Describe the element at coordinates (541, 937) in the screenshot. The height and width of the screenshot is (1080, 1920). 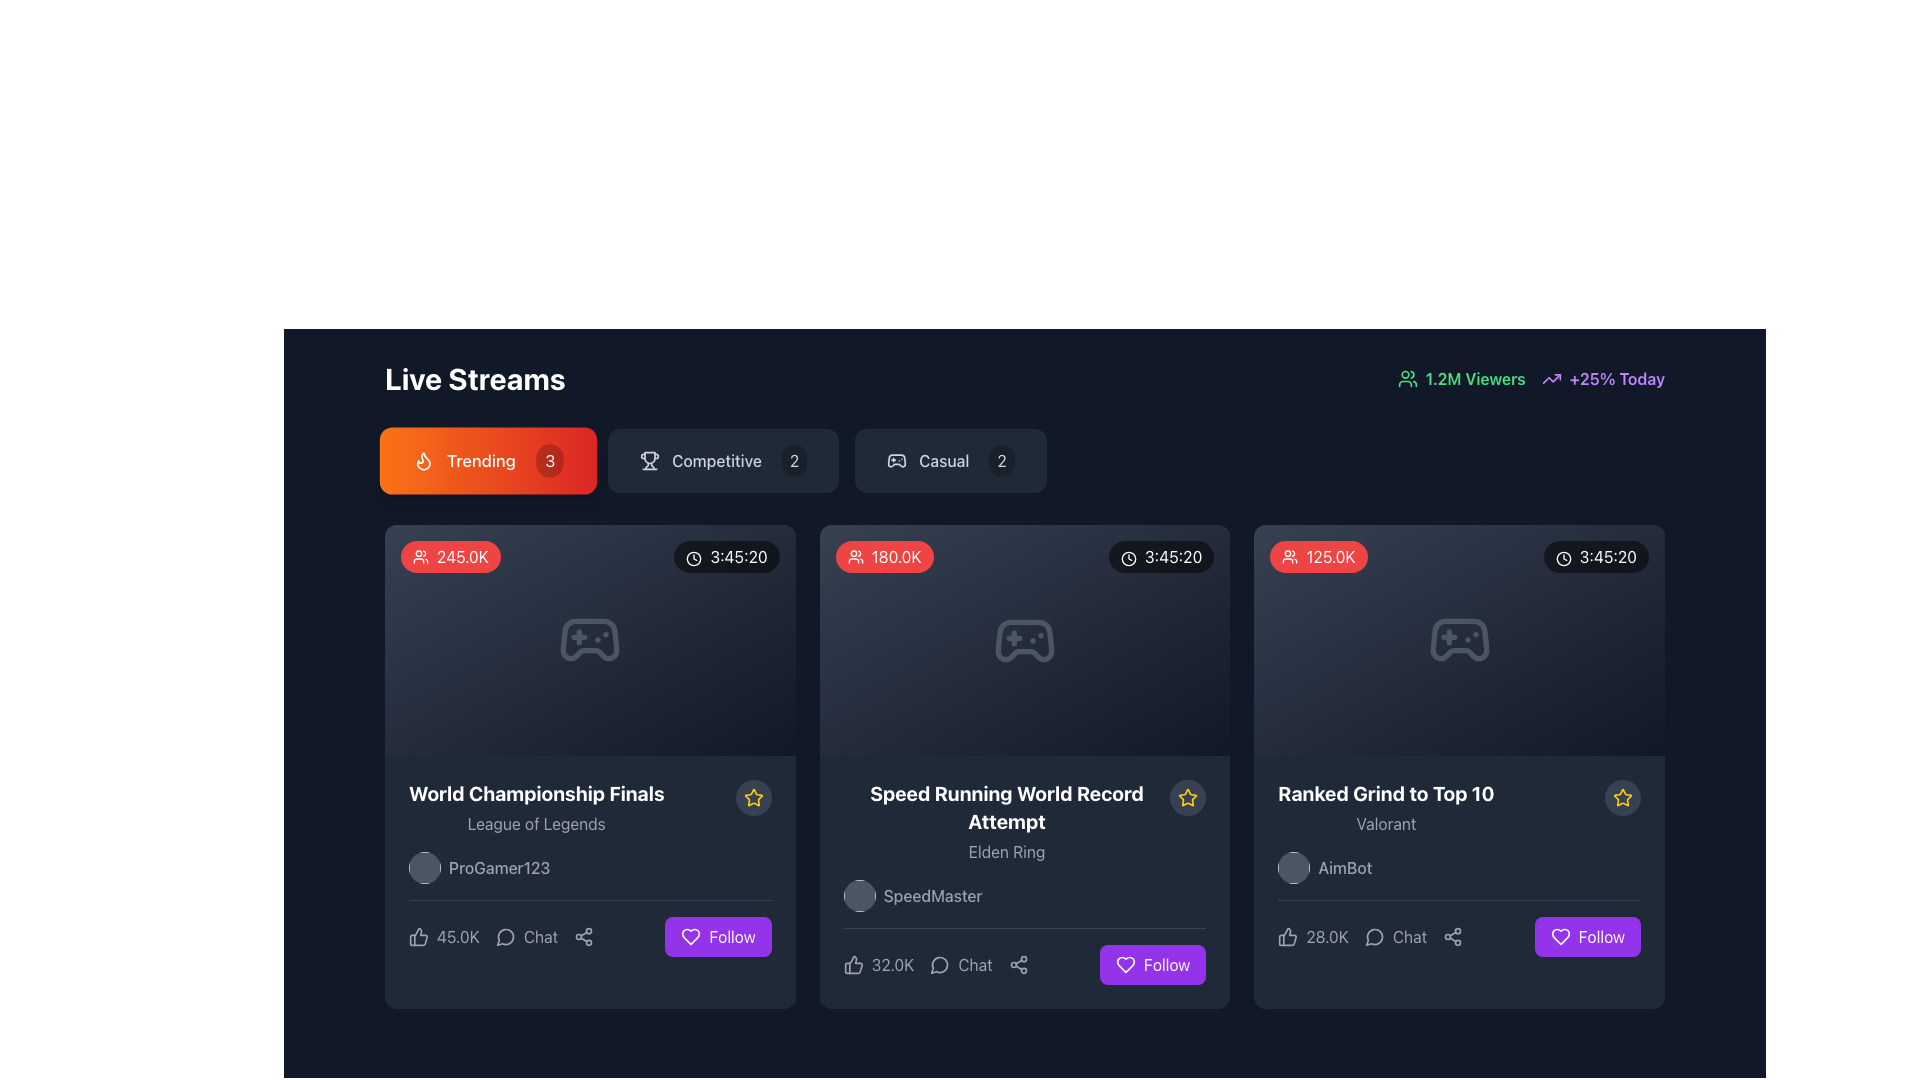
I see `the 'Chat' text label, which is styled in gray and positioned near the bottom center of the card interface` at that location.